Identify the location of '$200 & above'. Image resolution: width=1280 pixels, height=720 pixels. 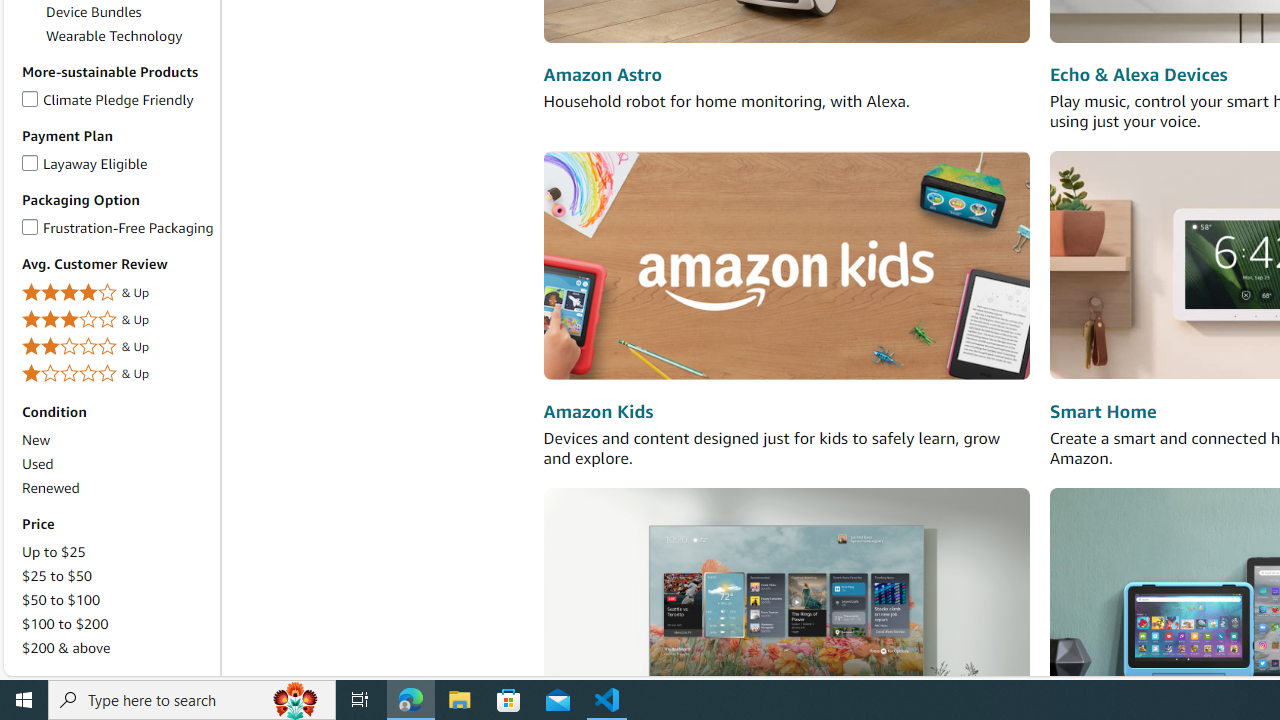
(66, 648).